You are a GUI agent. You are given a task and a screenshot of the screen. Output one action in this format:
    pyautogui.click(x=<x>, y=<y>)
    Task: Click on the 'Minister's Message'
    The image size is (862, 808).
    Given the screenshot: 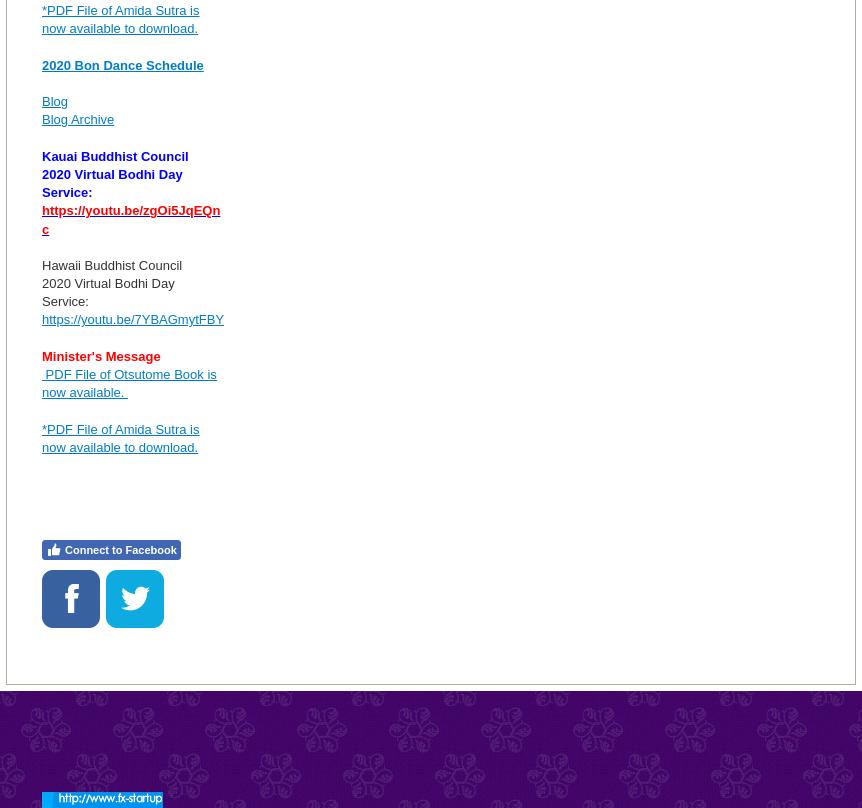 What is the action you would take?
    pyautogui.click(x=41, y=354)
    